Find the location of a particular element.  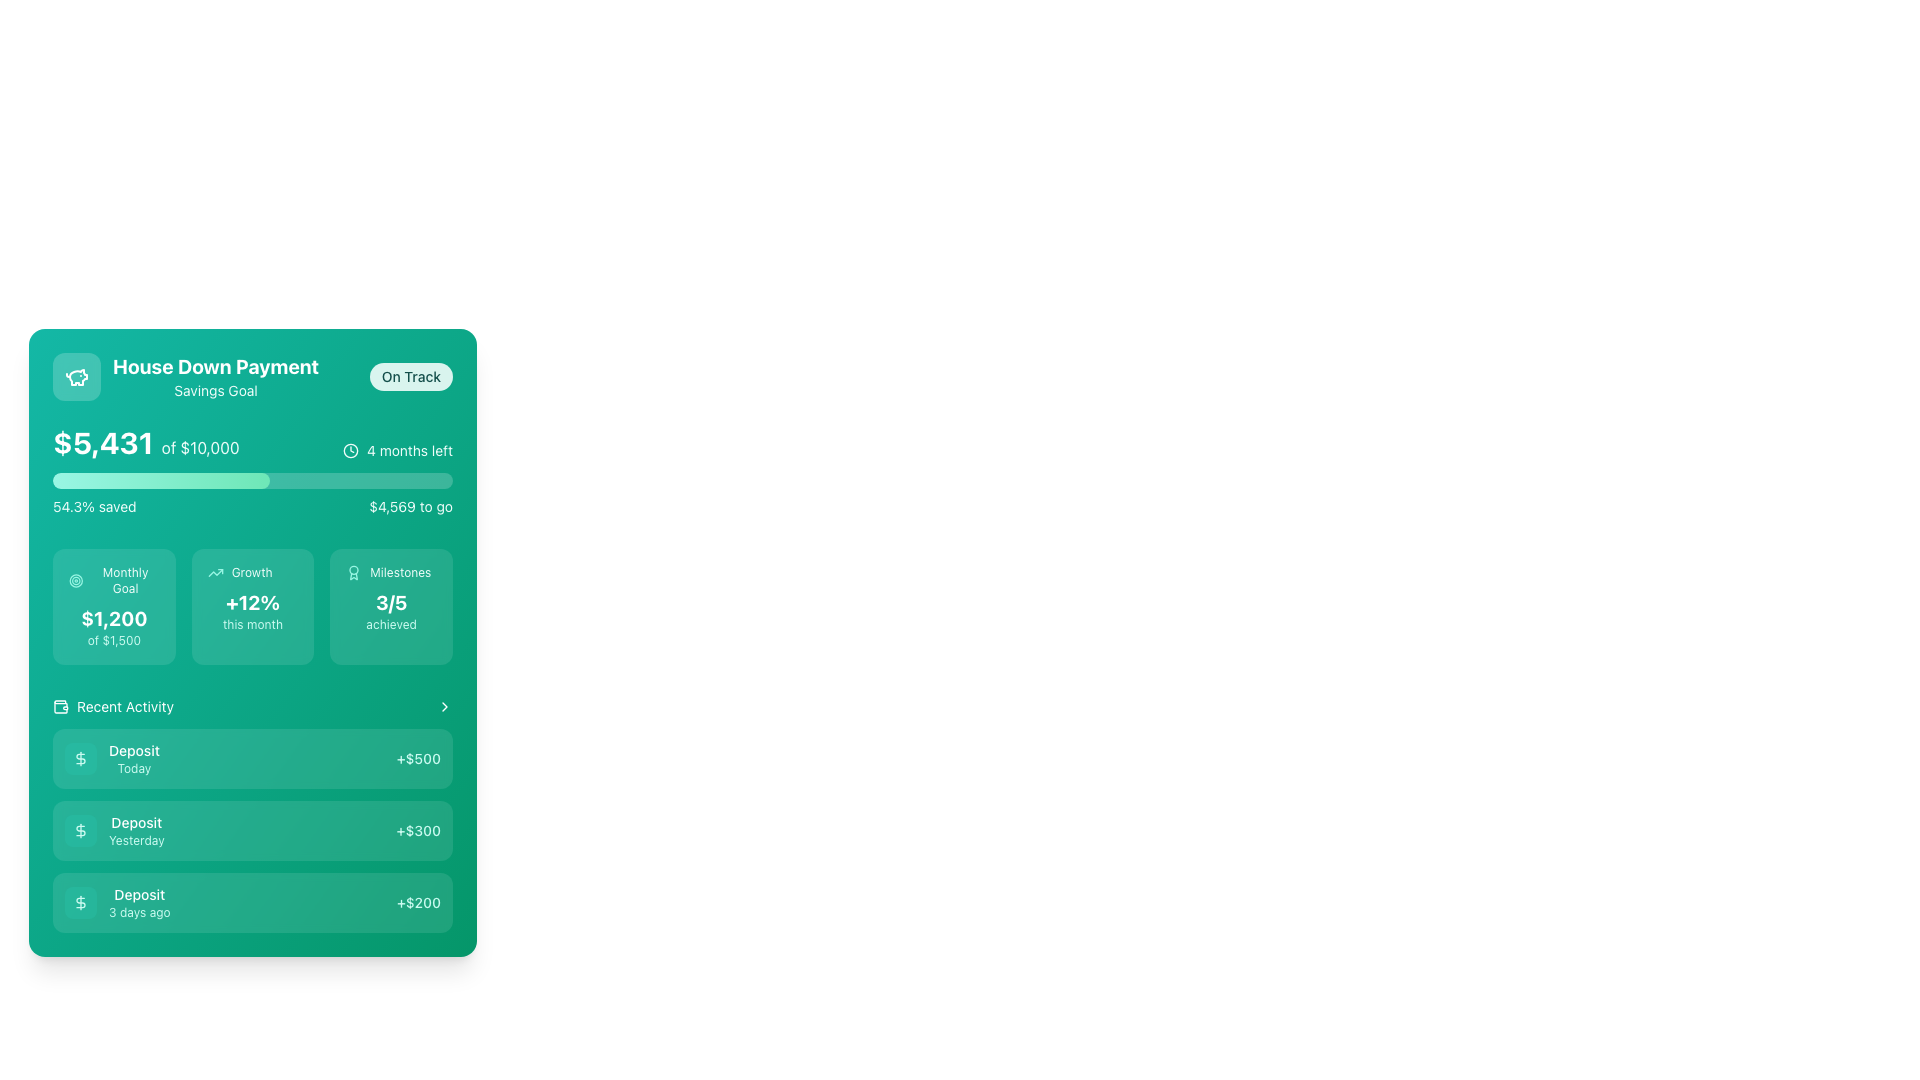

the descriptive text label located in the 'Milestones' section, positioned directly below the milestone progress indicator '3/5' is located at coordinates (391, 623).